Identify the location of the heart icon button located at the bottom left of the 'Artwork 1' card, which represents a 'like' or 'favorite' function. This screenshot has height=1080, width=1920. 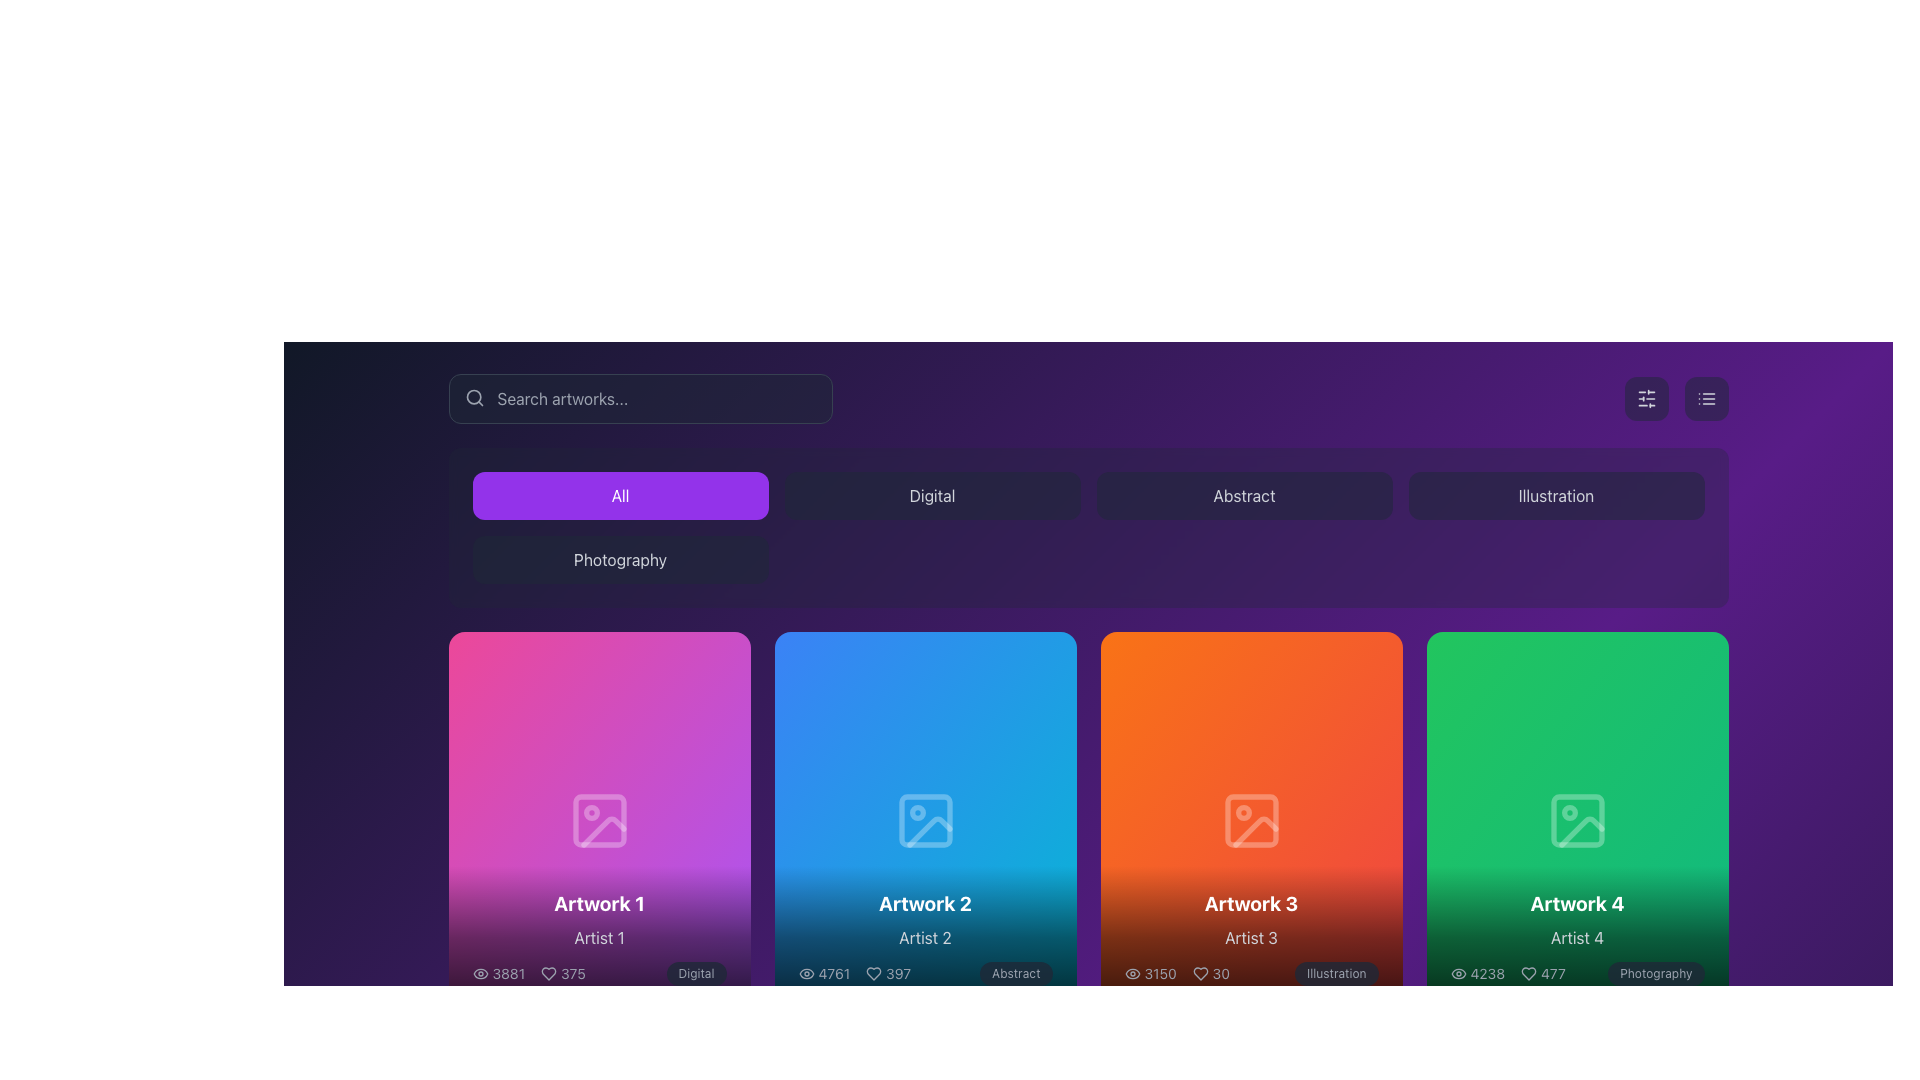
(549, 972).